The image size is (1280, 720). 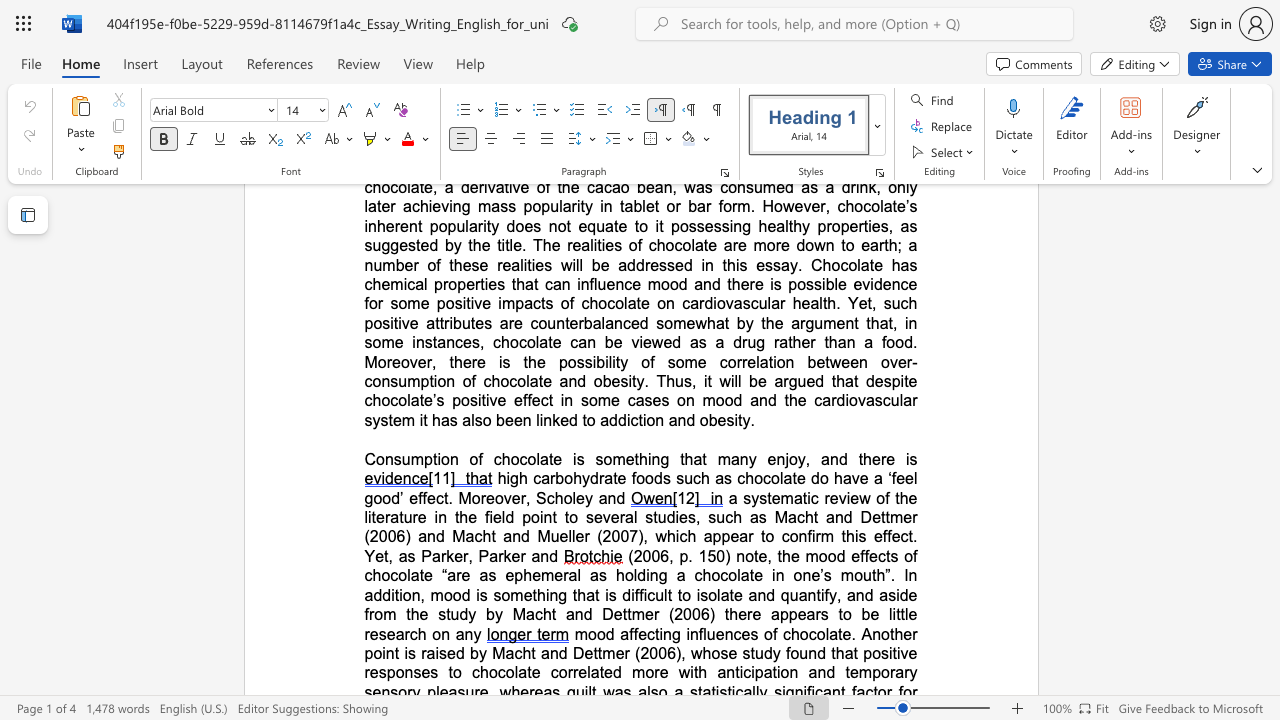 I want to click on the subset text "onf" within the text "appear to confirm", so click(x=788, y=535).